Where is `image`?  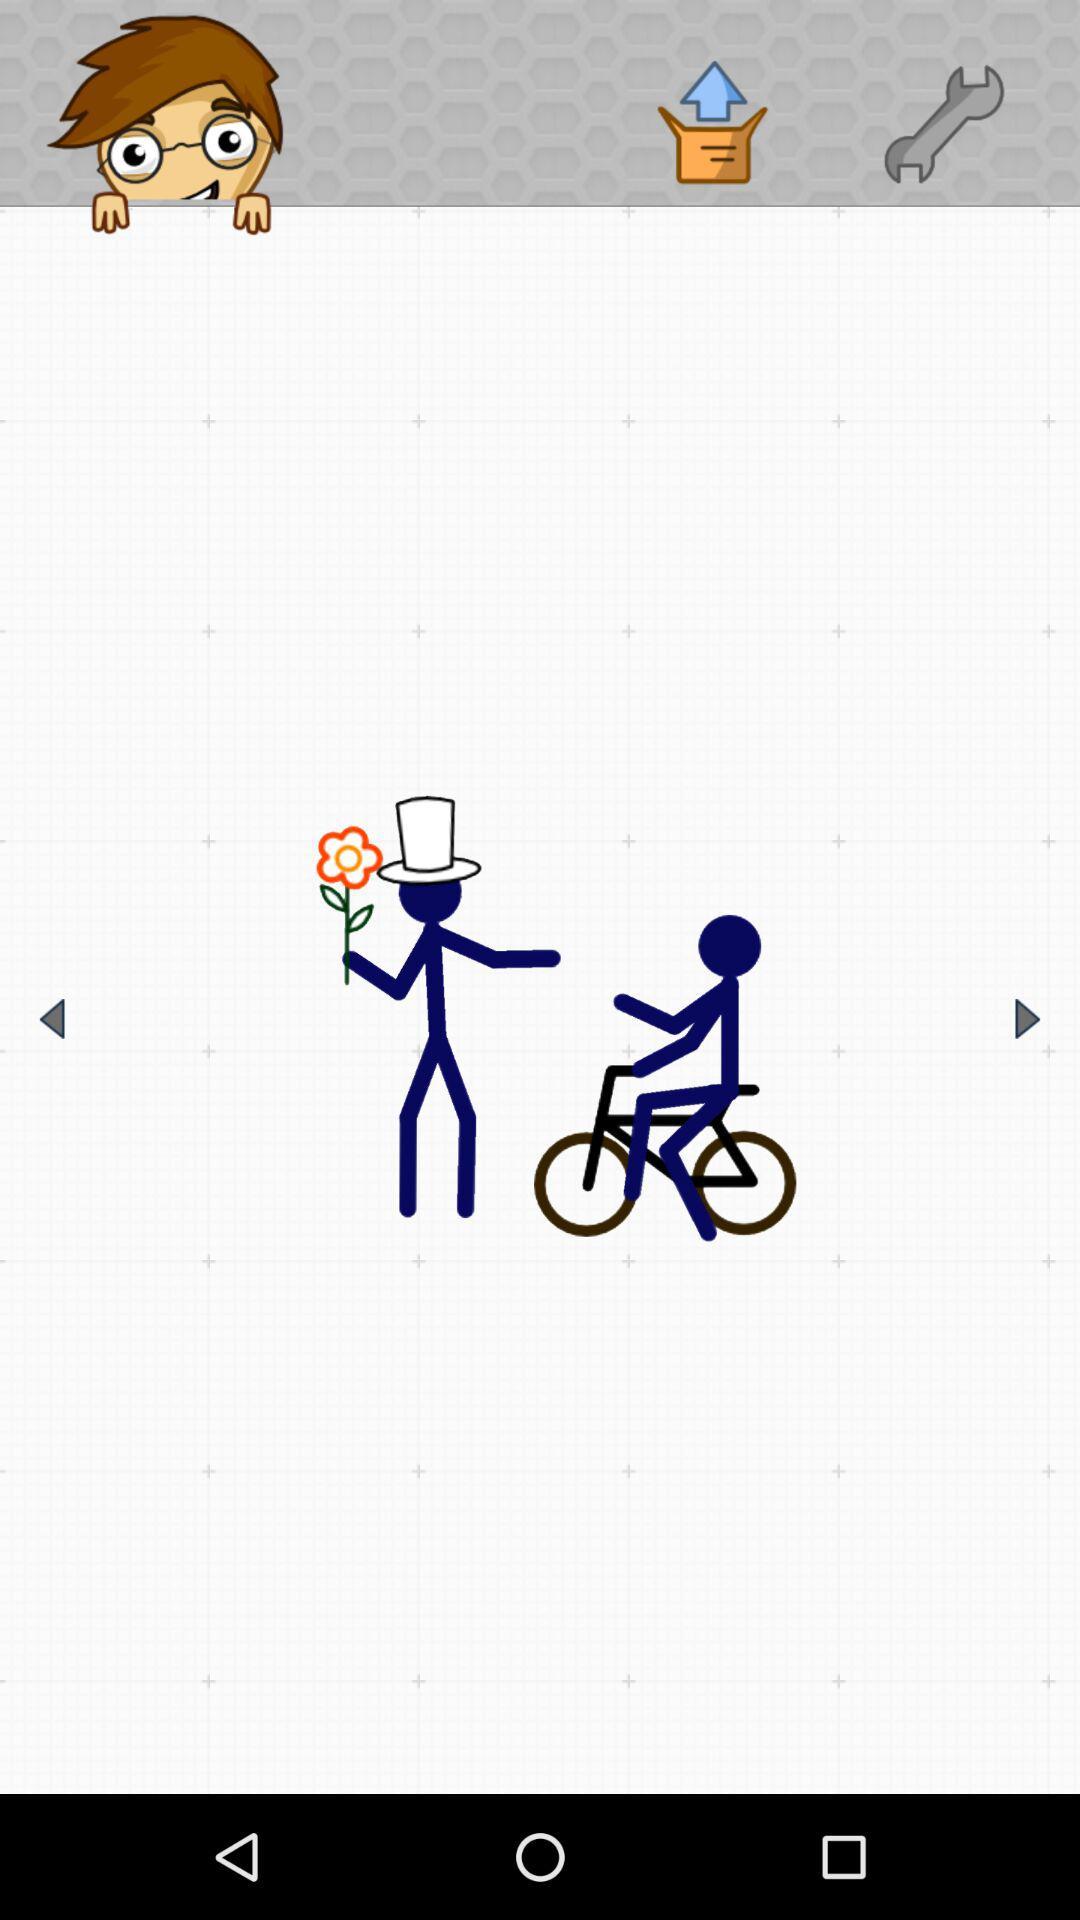 image is located at coordinates (540, 1019).